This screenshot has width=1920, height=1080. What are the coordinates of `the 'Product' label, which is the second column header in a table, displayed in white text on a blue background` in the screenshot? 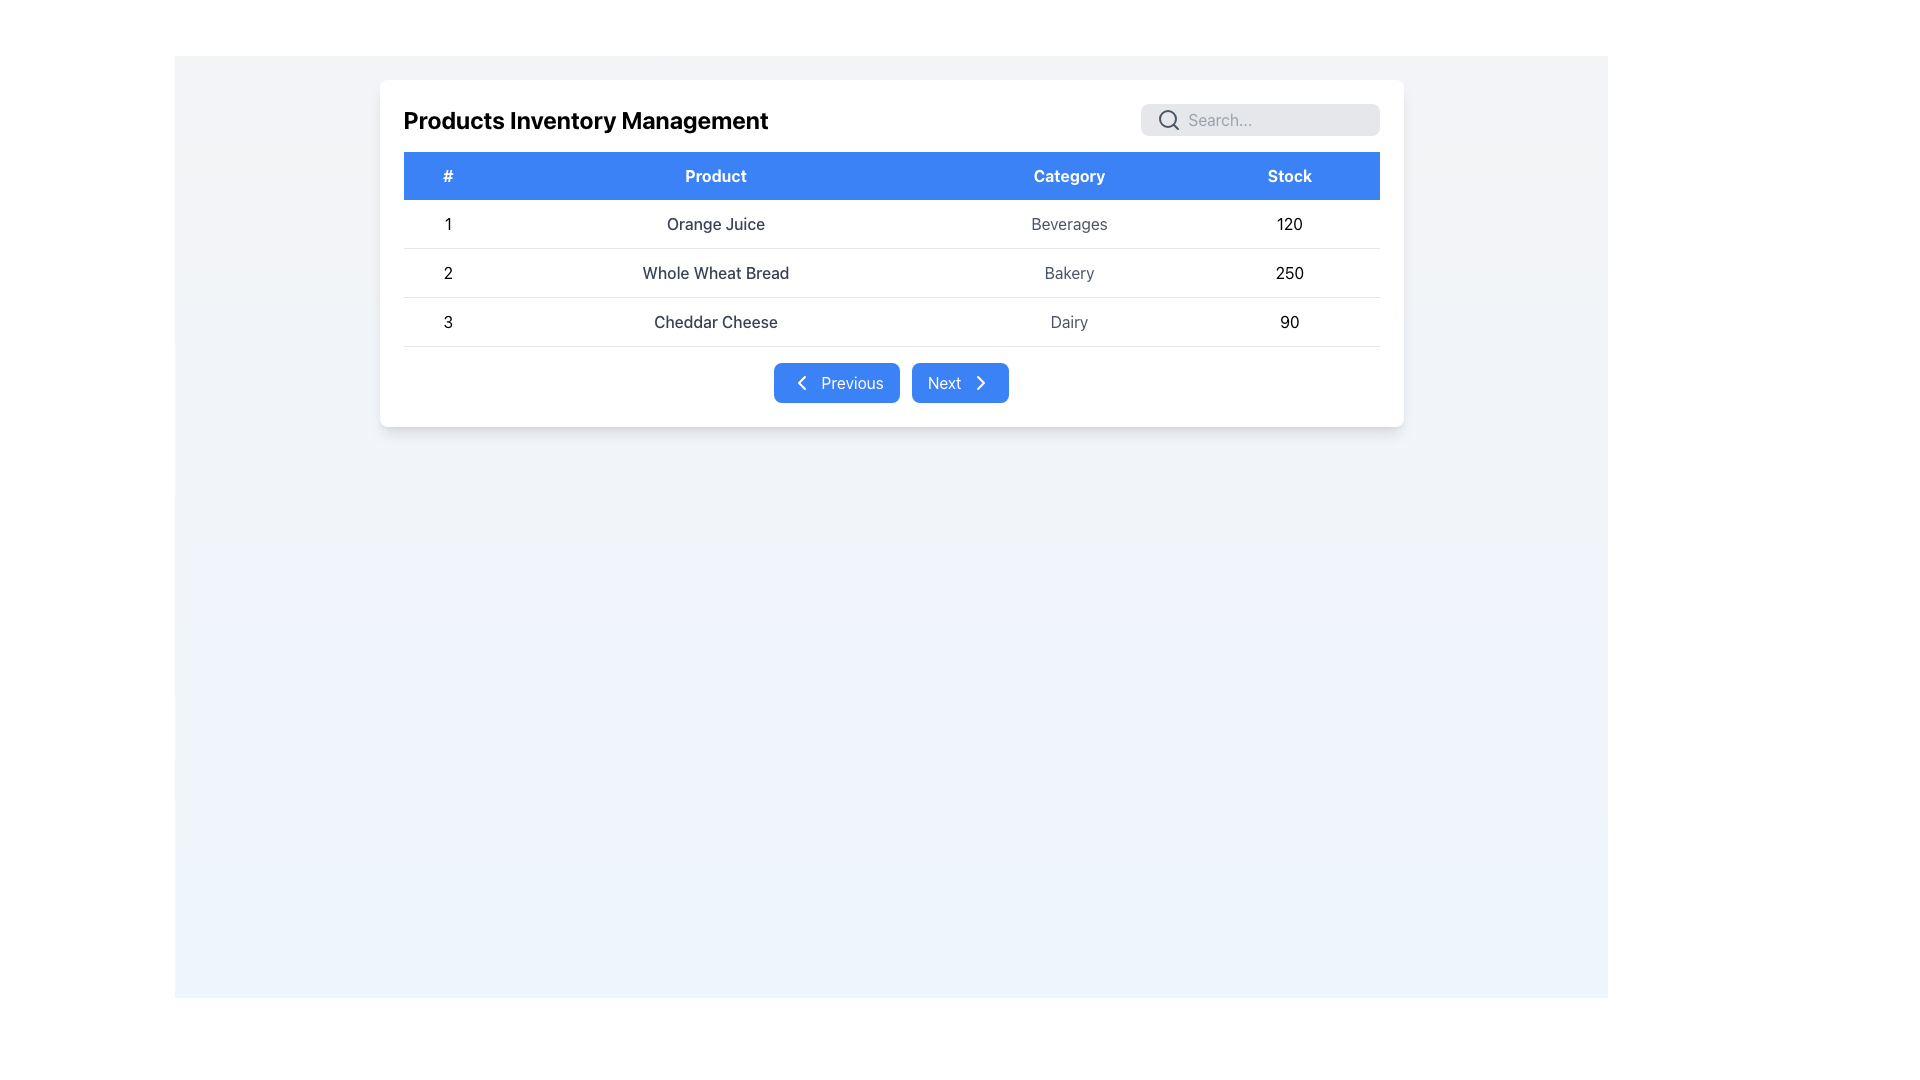 It's located at (715, 175).